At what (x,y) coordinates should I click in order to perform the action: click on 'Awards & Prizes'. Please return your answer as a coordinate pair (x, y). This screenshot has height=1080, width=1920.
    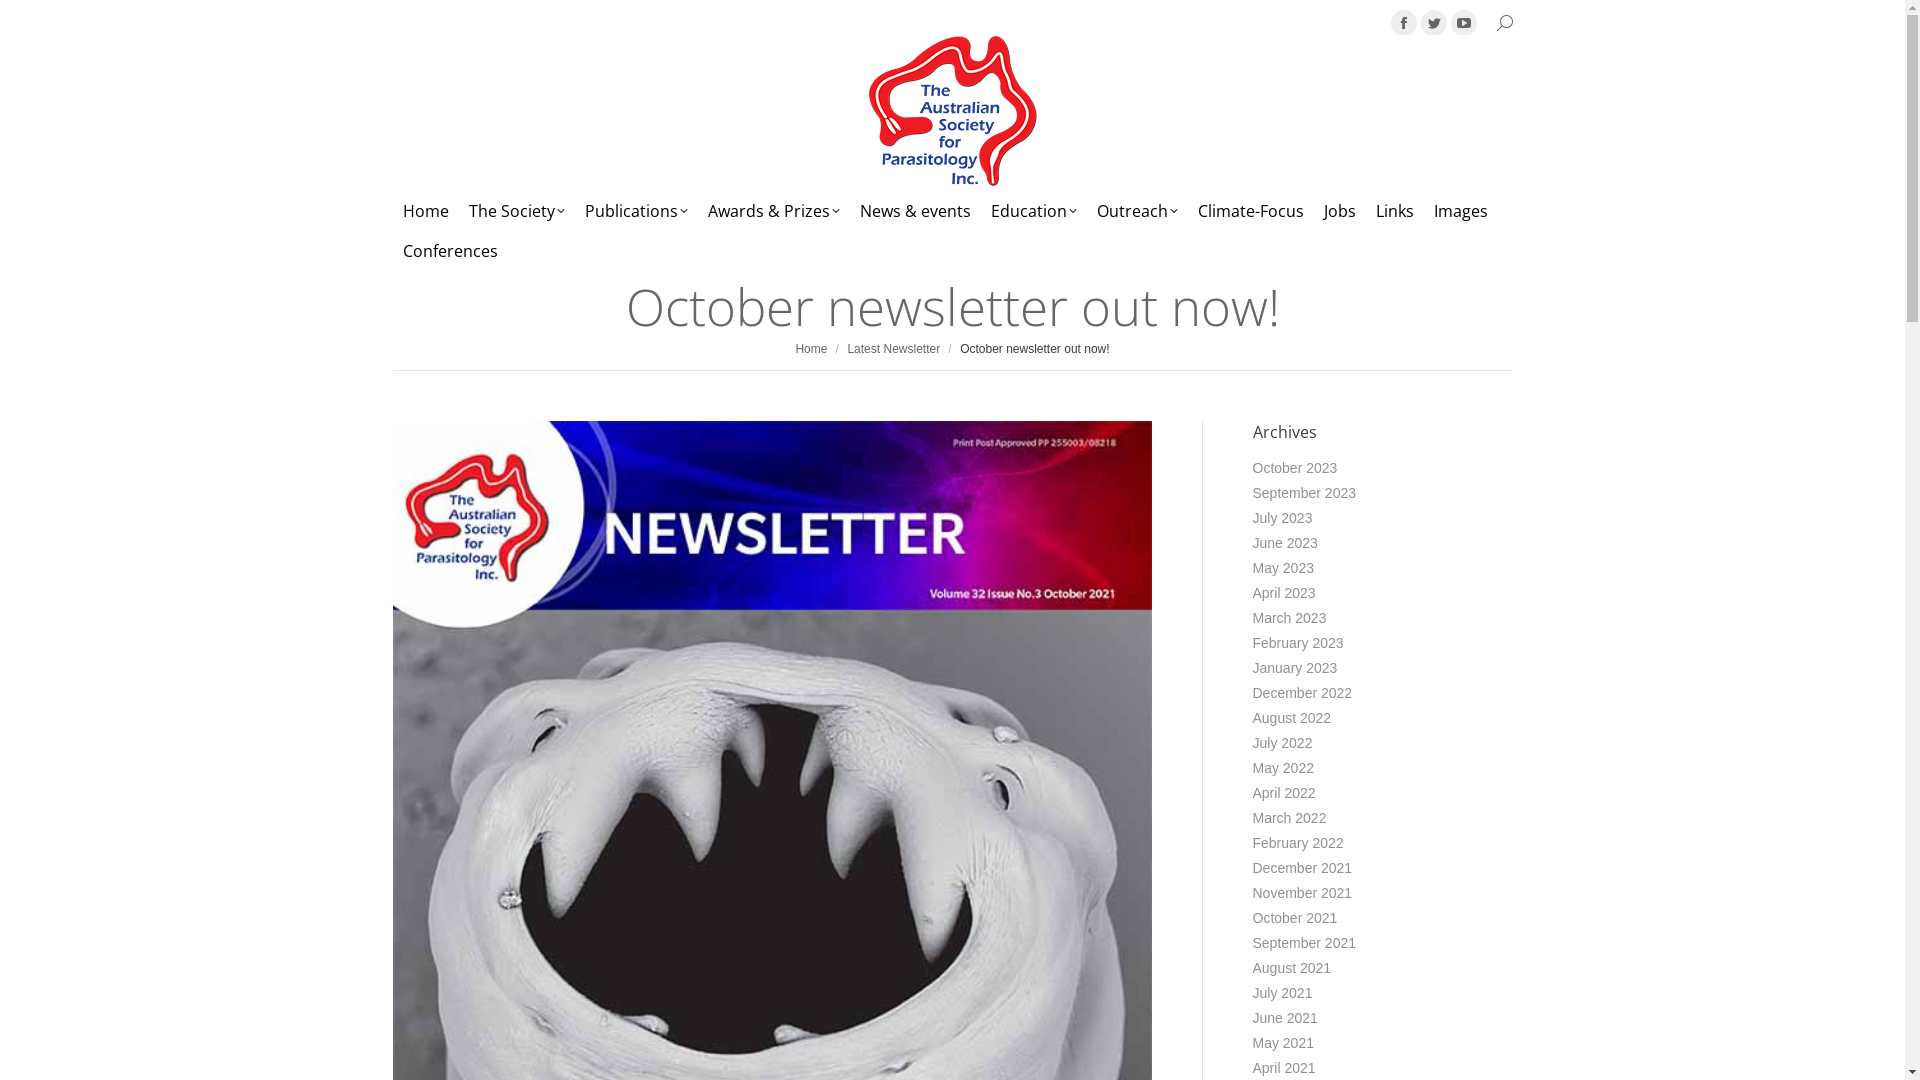
    Looking at the image, I should click on (772, 211).